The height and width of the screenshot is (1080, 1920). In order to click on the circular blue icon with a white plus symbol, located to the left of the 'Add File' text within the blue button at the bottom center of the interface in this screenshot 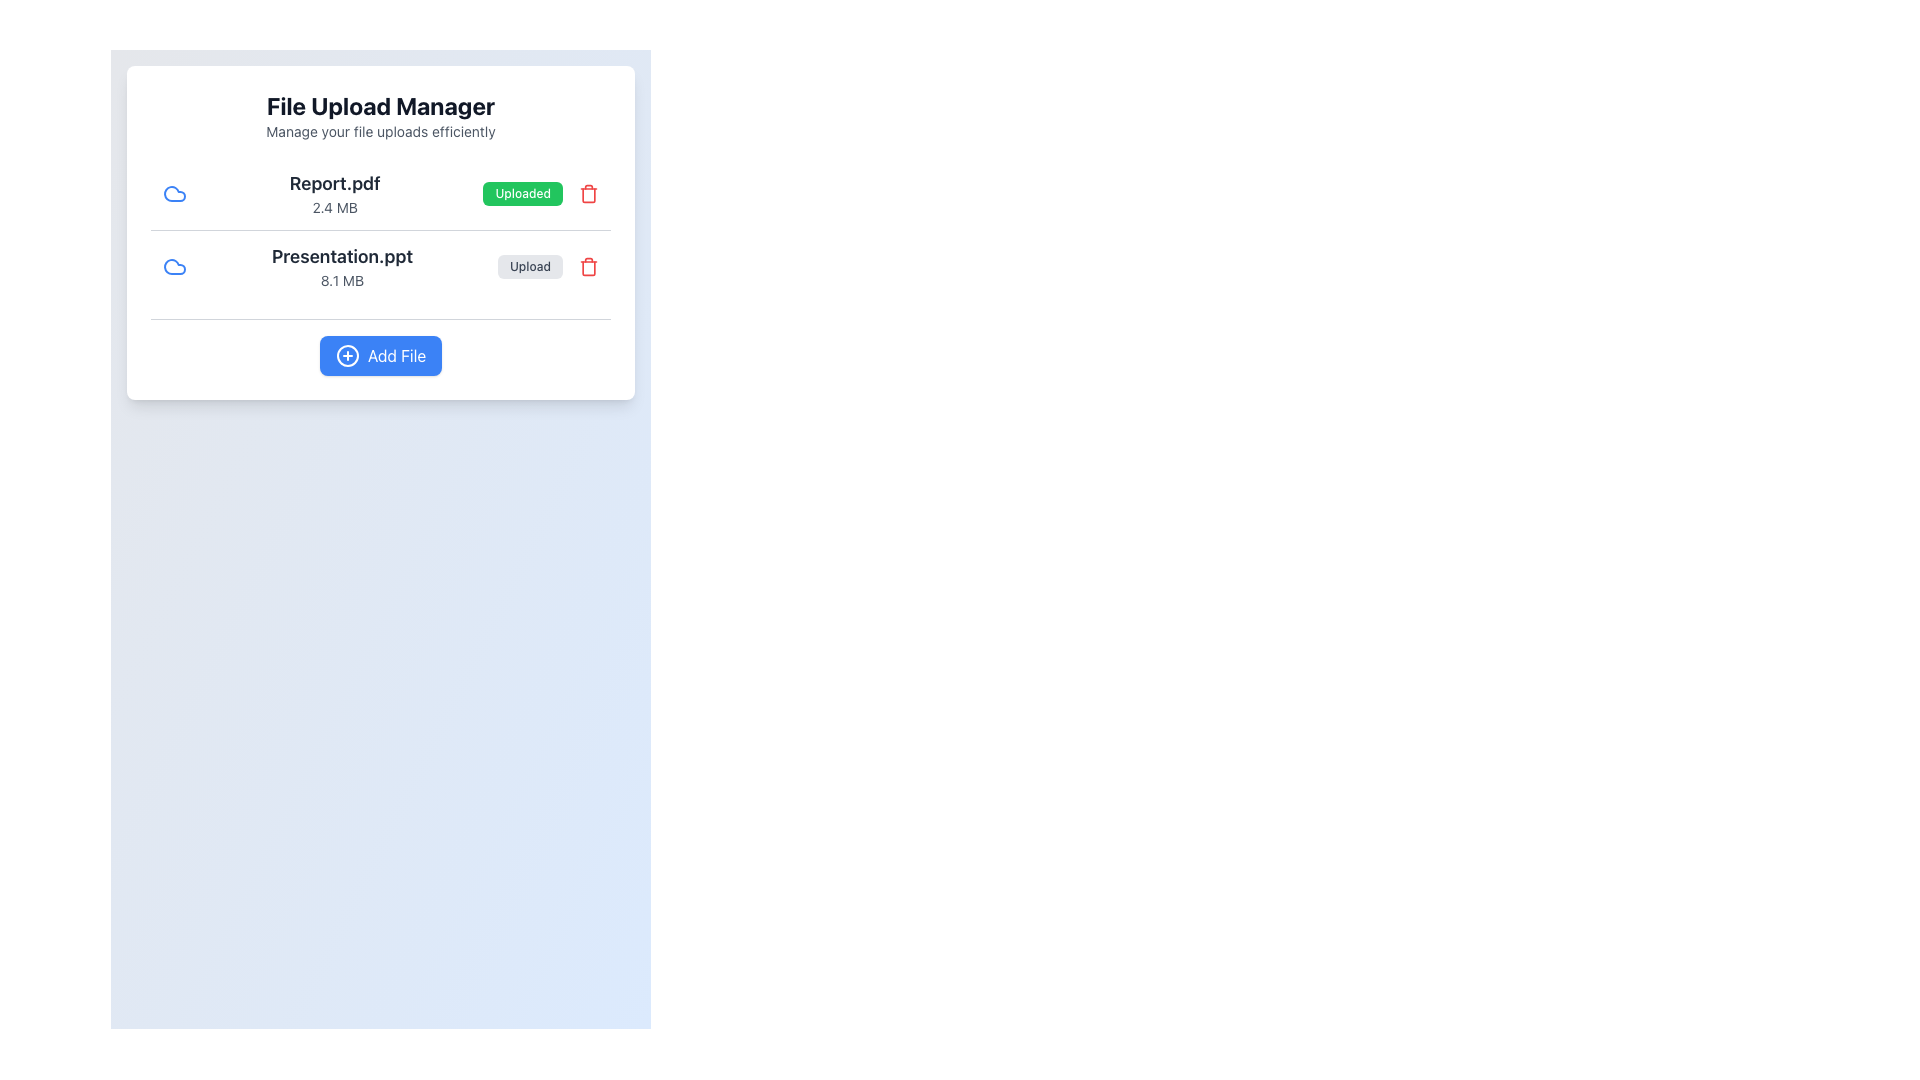, I will do `click(347, 354)`.